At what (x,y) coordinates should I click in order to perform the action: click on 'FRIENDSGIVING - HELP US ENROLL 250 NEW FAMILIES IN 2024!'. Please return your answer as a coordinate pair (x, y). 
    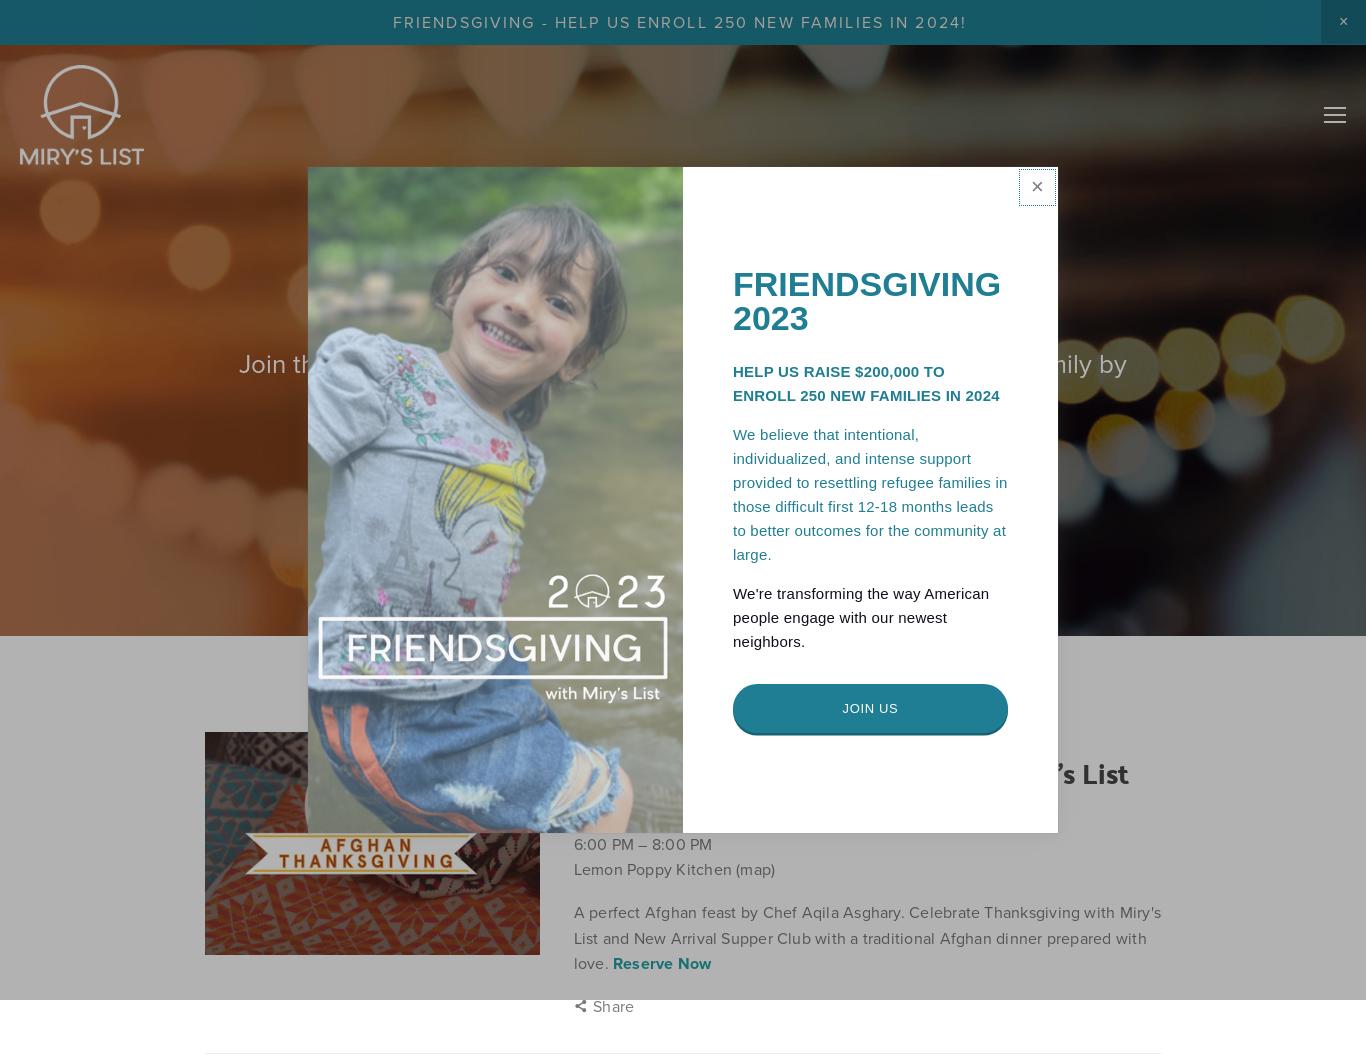
    Looking at the image, I should click on (681, 21).